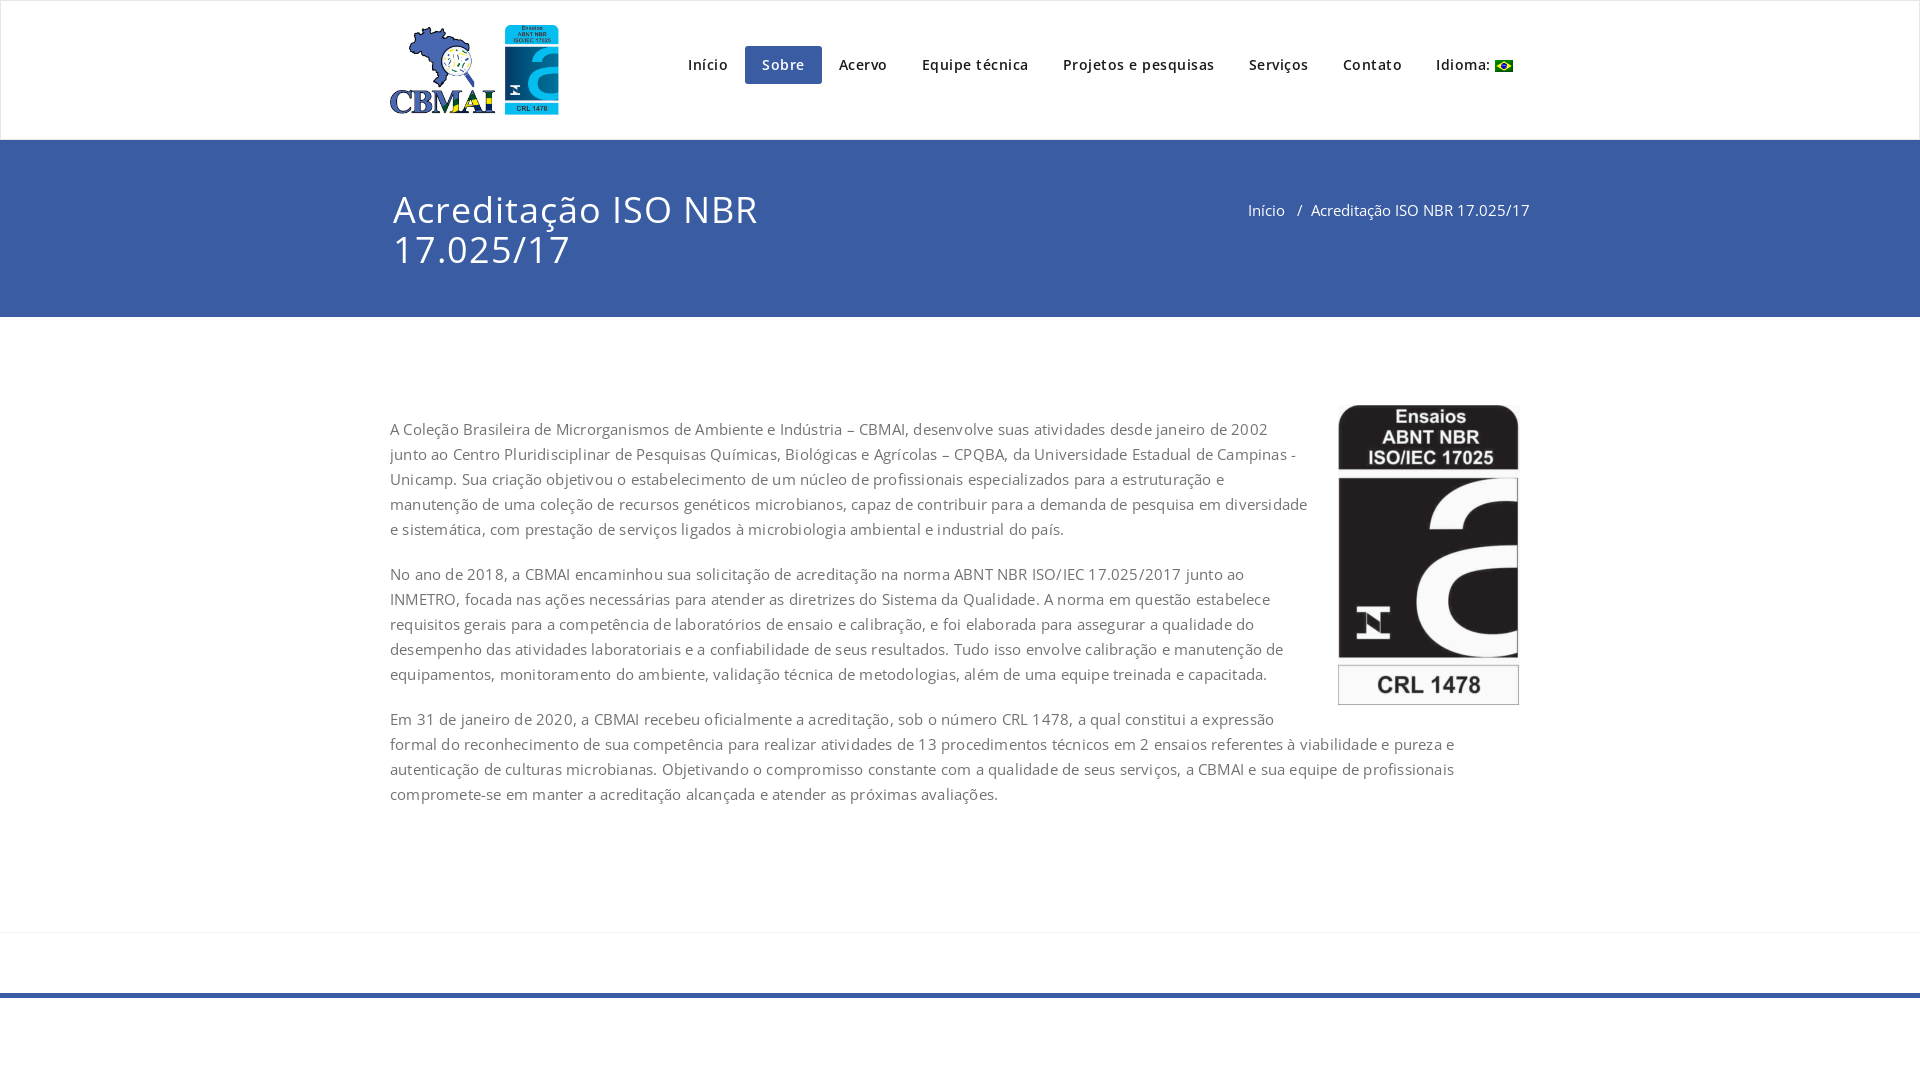  What do you see at coordinates (1138, 64) in the screenshot?
I see `'Projetos e pesquisas'` at bounding box center [1138, 64].